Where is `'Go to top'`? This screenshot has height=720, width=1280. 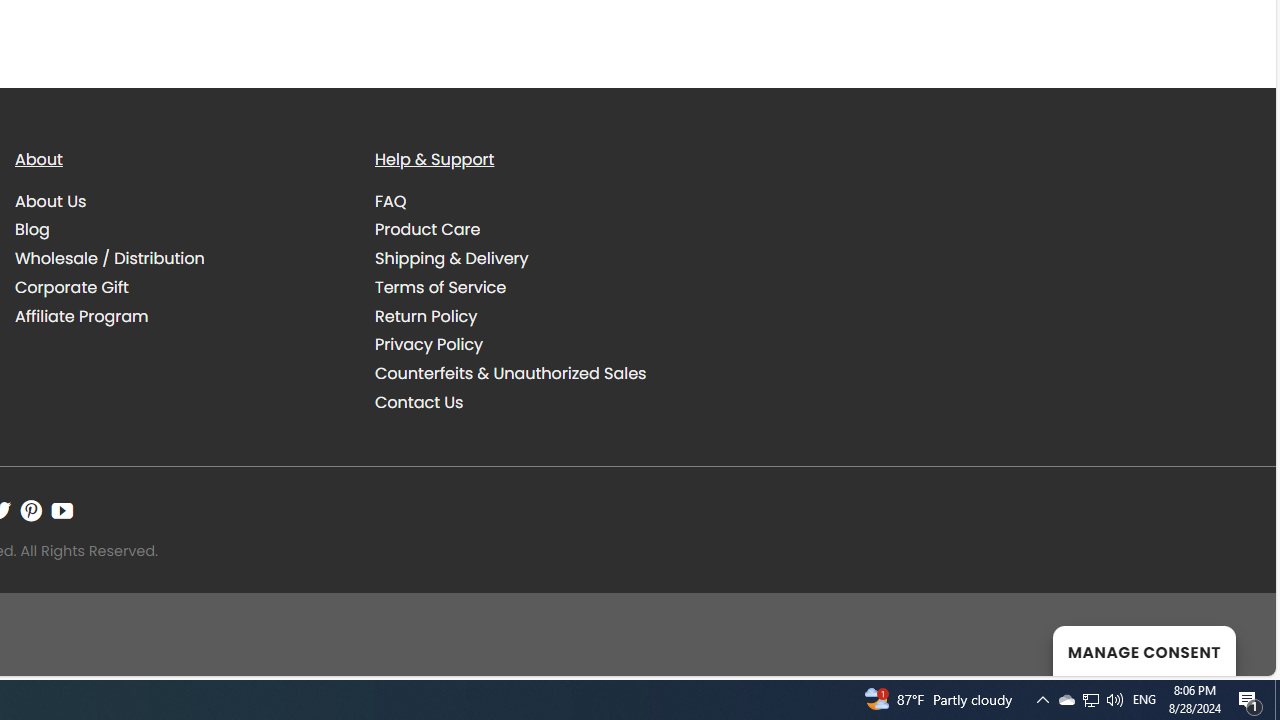 'Go to top' is located at coordinates (1233, 648).